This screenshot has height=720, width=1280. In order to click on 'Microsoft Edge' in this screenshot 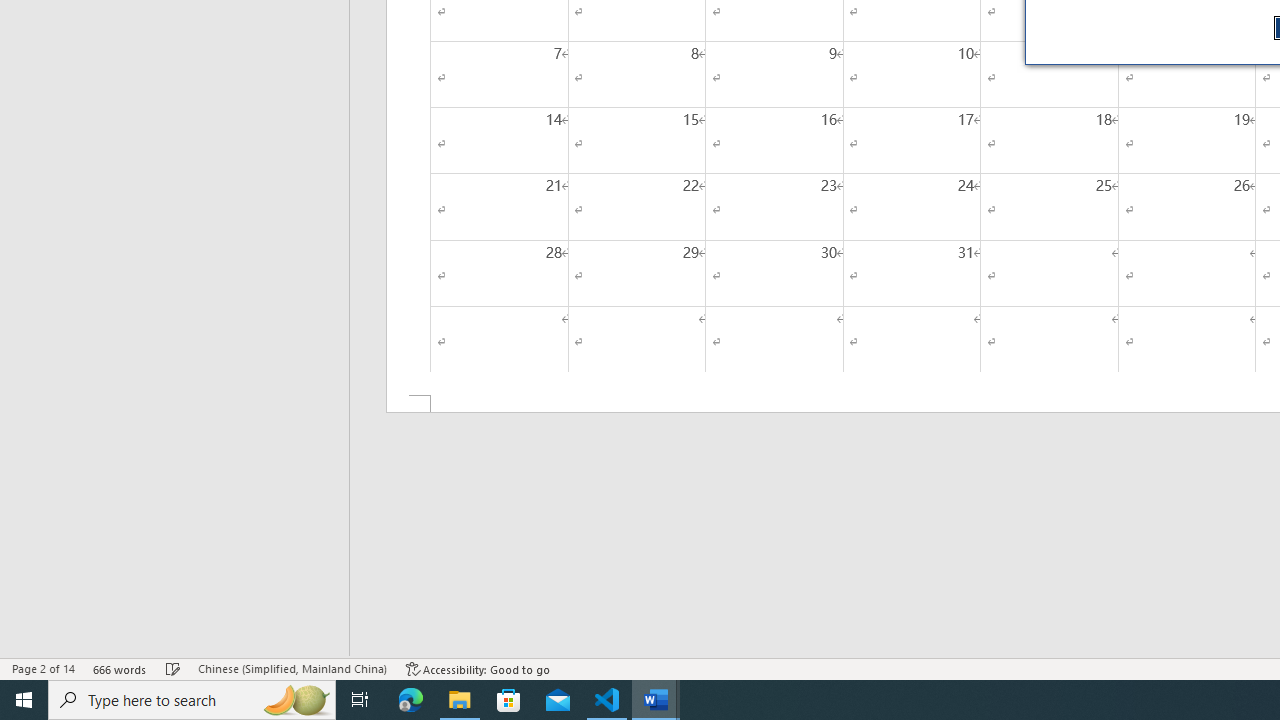, I will do `click(410, 698)`.